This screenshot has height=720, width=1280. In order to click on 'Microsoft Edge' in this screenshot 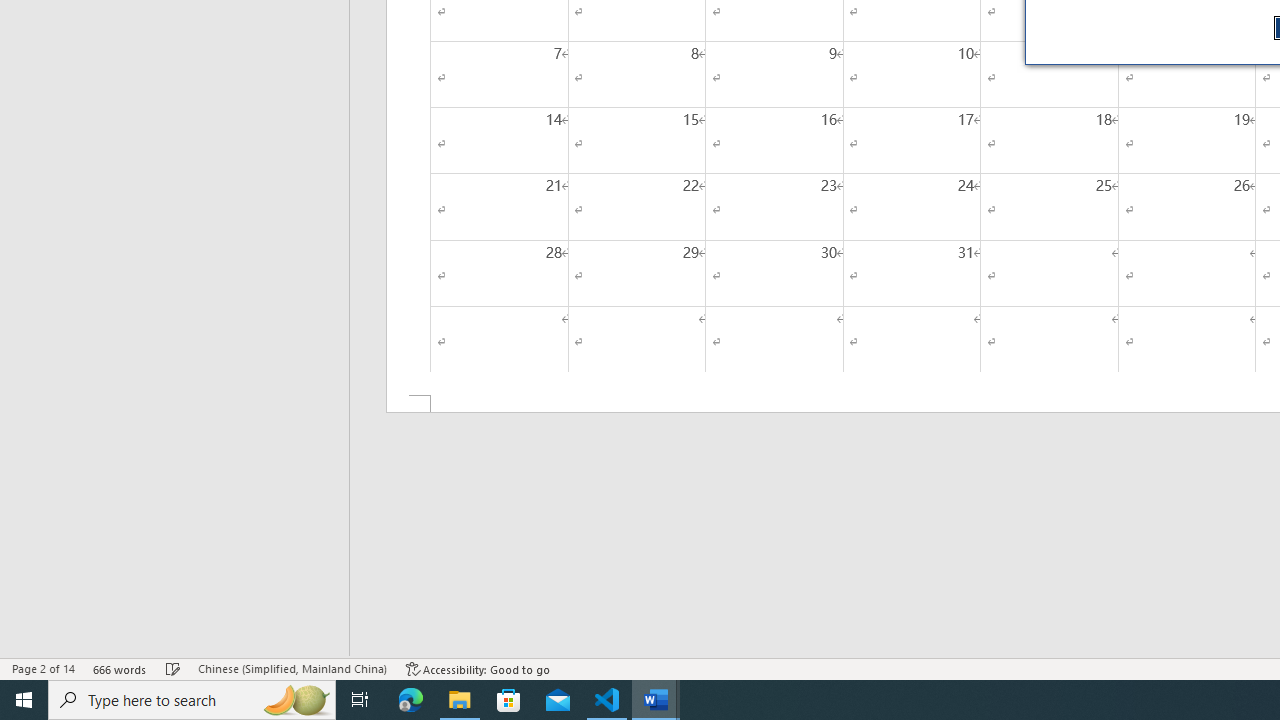, I will do `click(410, 698)`.